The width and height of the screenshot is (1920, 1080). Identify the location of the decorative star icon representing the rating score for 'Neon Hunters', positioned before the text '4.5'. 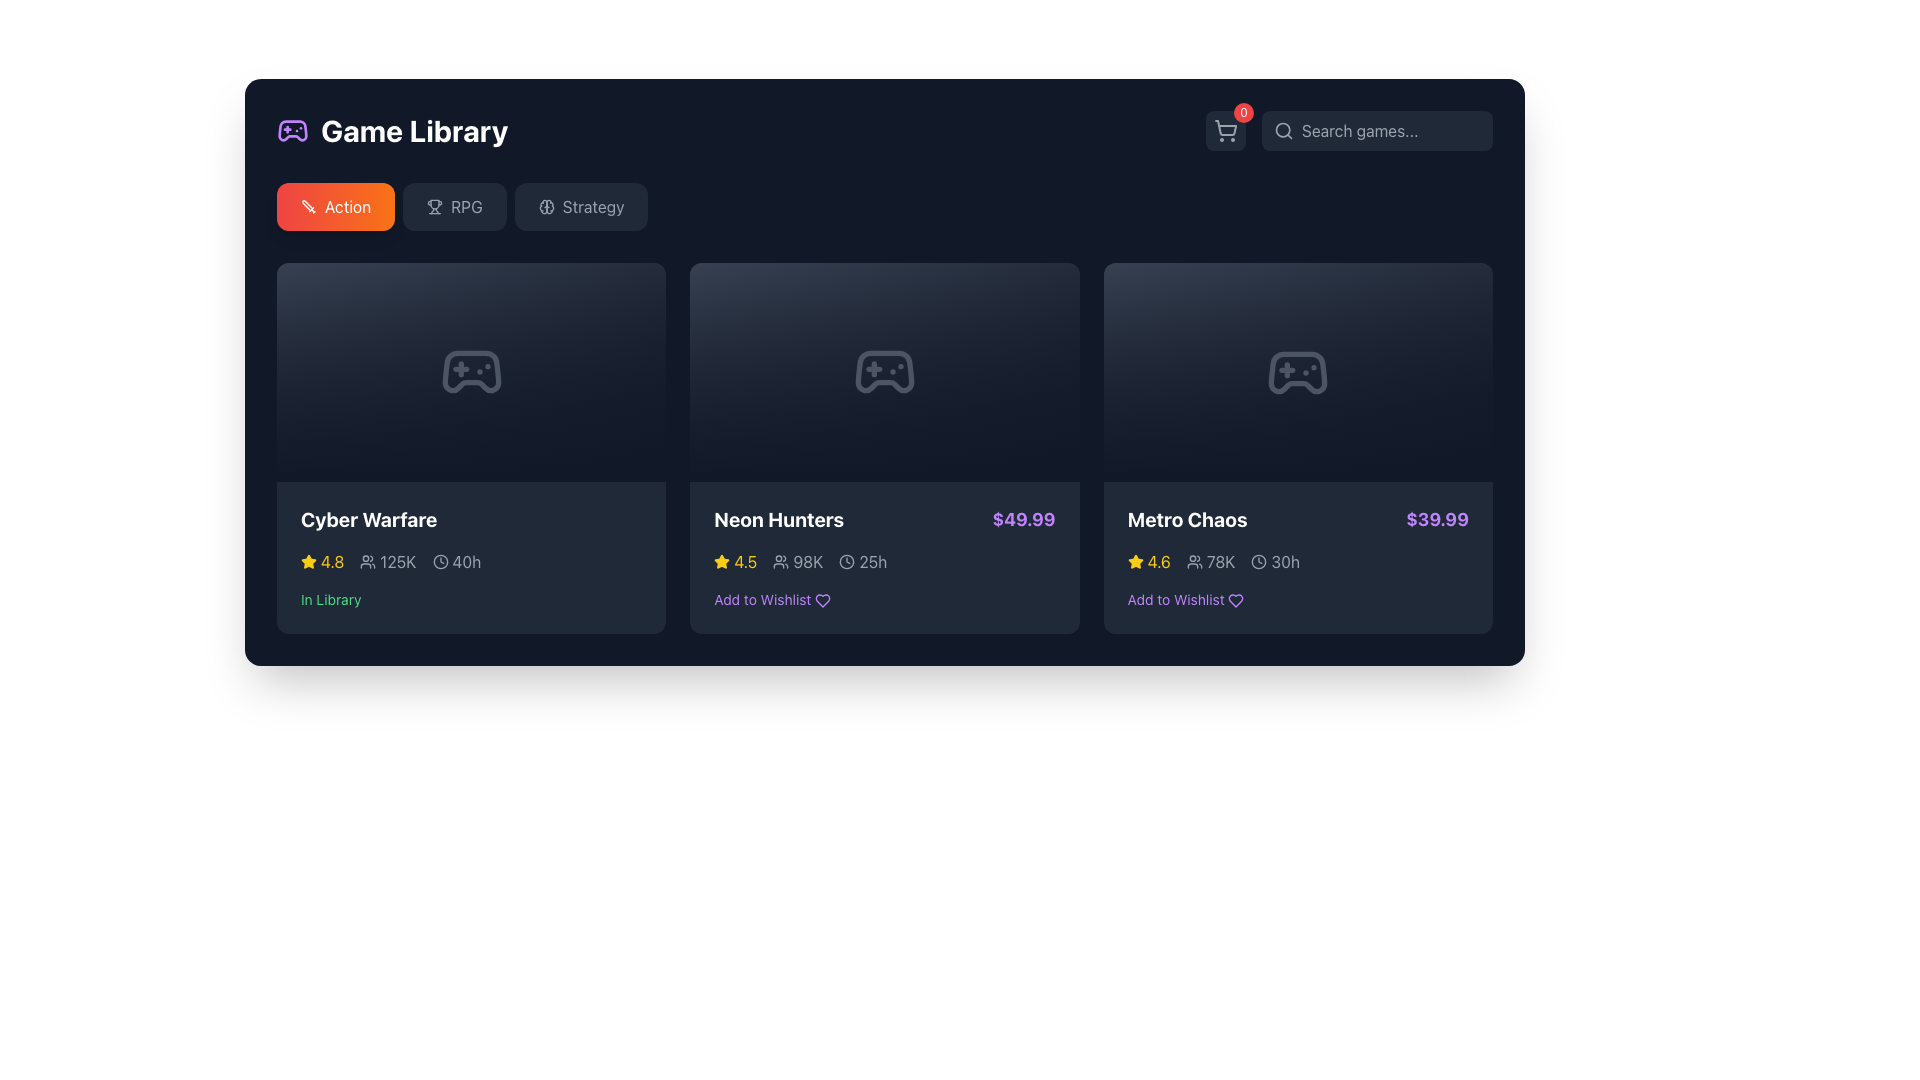
(721, 562).